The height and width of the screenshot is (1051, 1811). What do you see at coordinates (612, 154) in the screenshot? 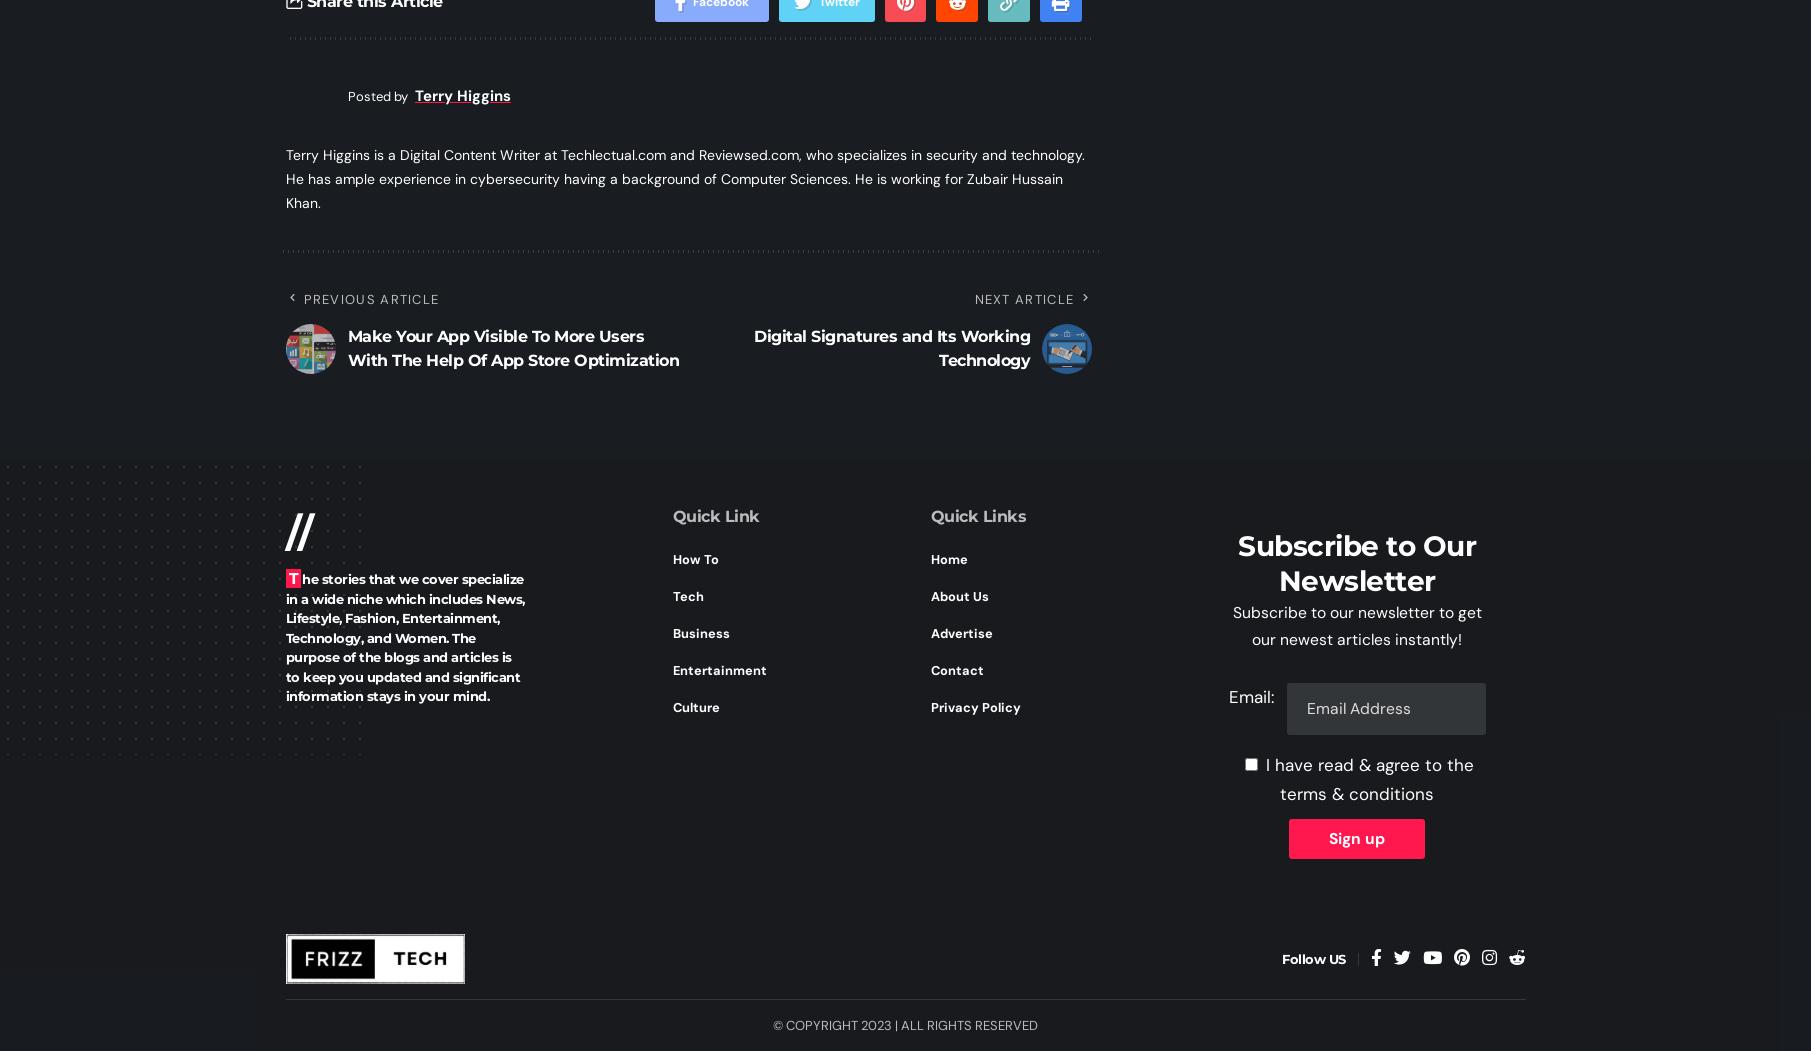
I see `'Techlectual.com'` at bounding box center [612, 154].